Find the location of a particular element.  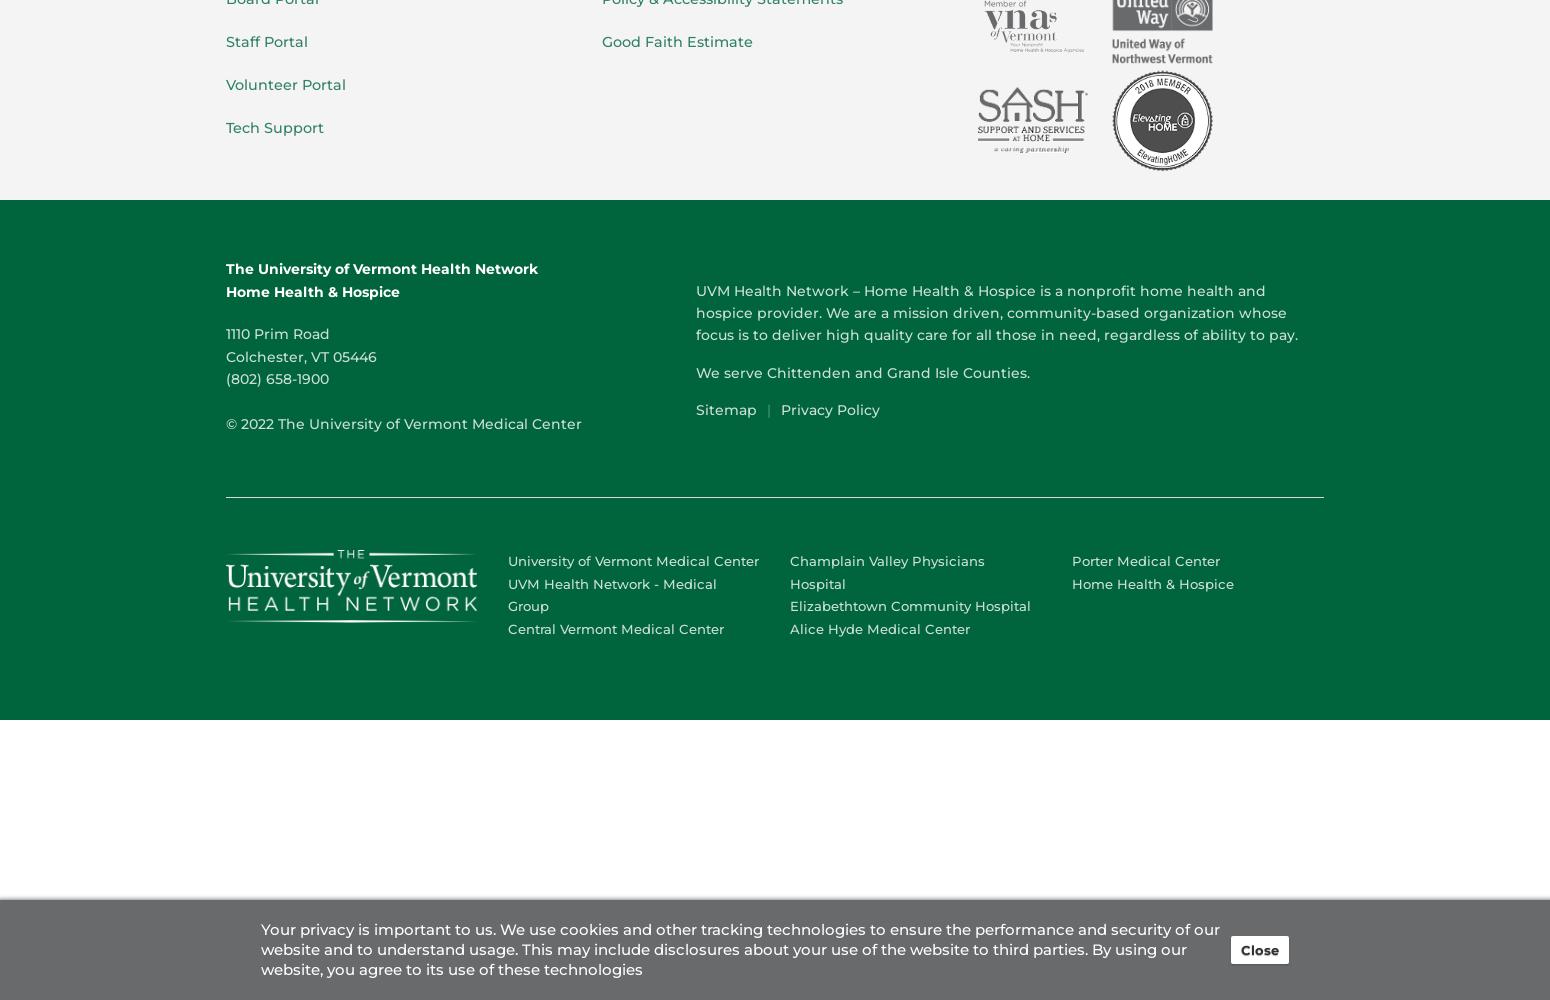

'© 2022 The University of Vermont Medical Center' is located at coordinates (403, 423).